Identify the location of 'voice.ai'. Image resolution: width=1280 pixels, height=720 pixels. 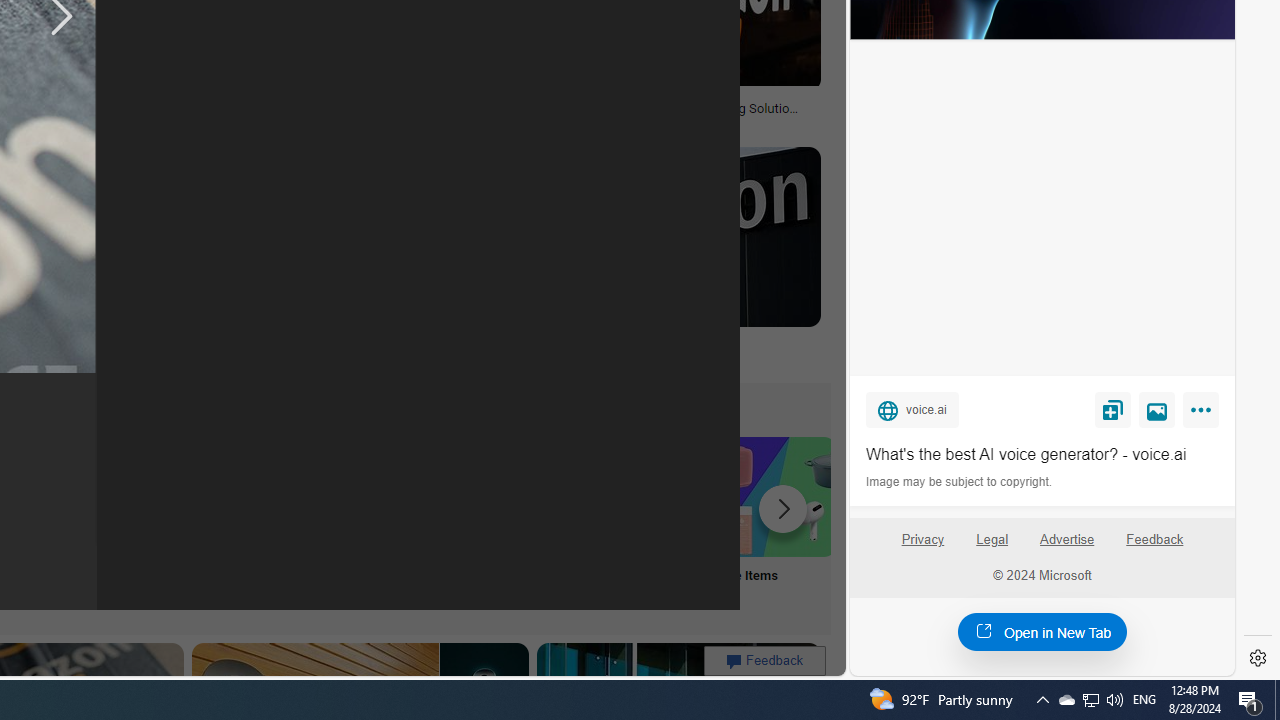
(911, 408).